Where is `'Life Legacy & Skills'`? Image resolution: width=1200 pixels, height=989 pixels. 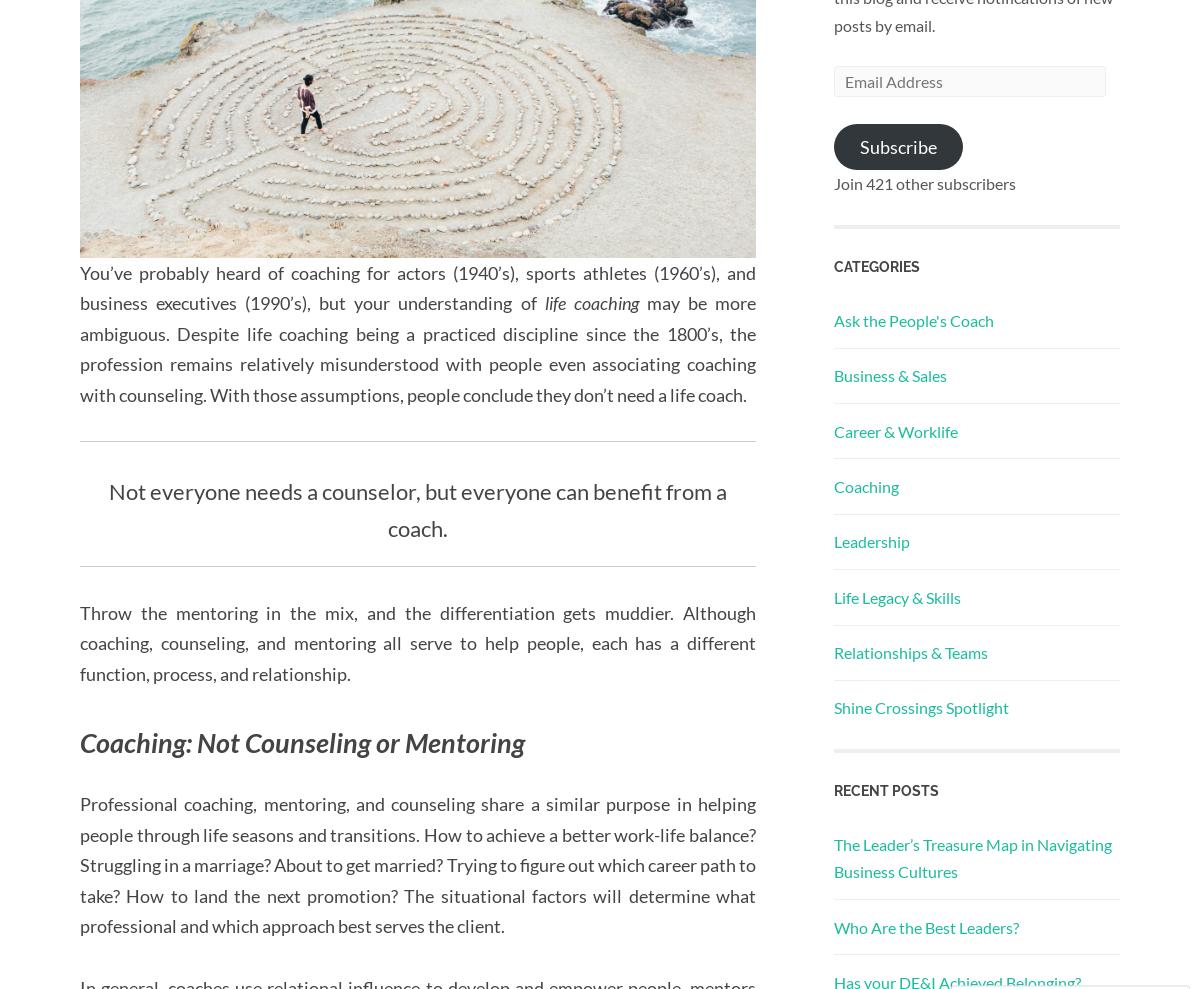
'Life Legacy & Skills' is located at coordinates (896, 595).